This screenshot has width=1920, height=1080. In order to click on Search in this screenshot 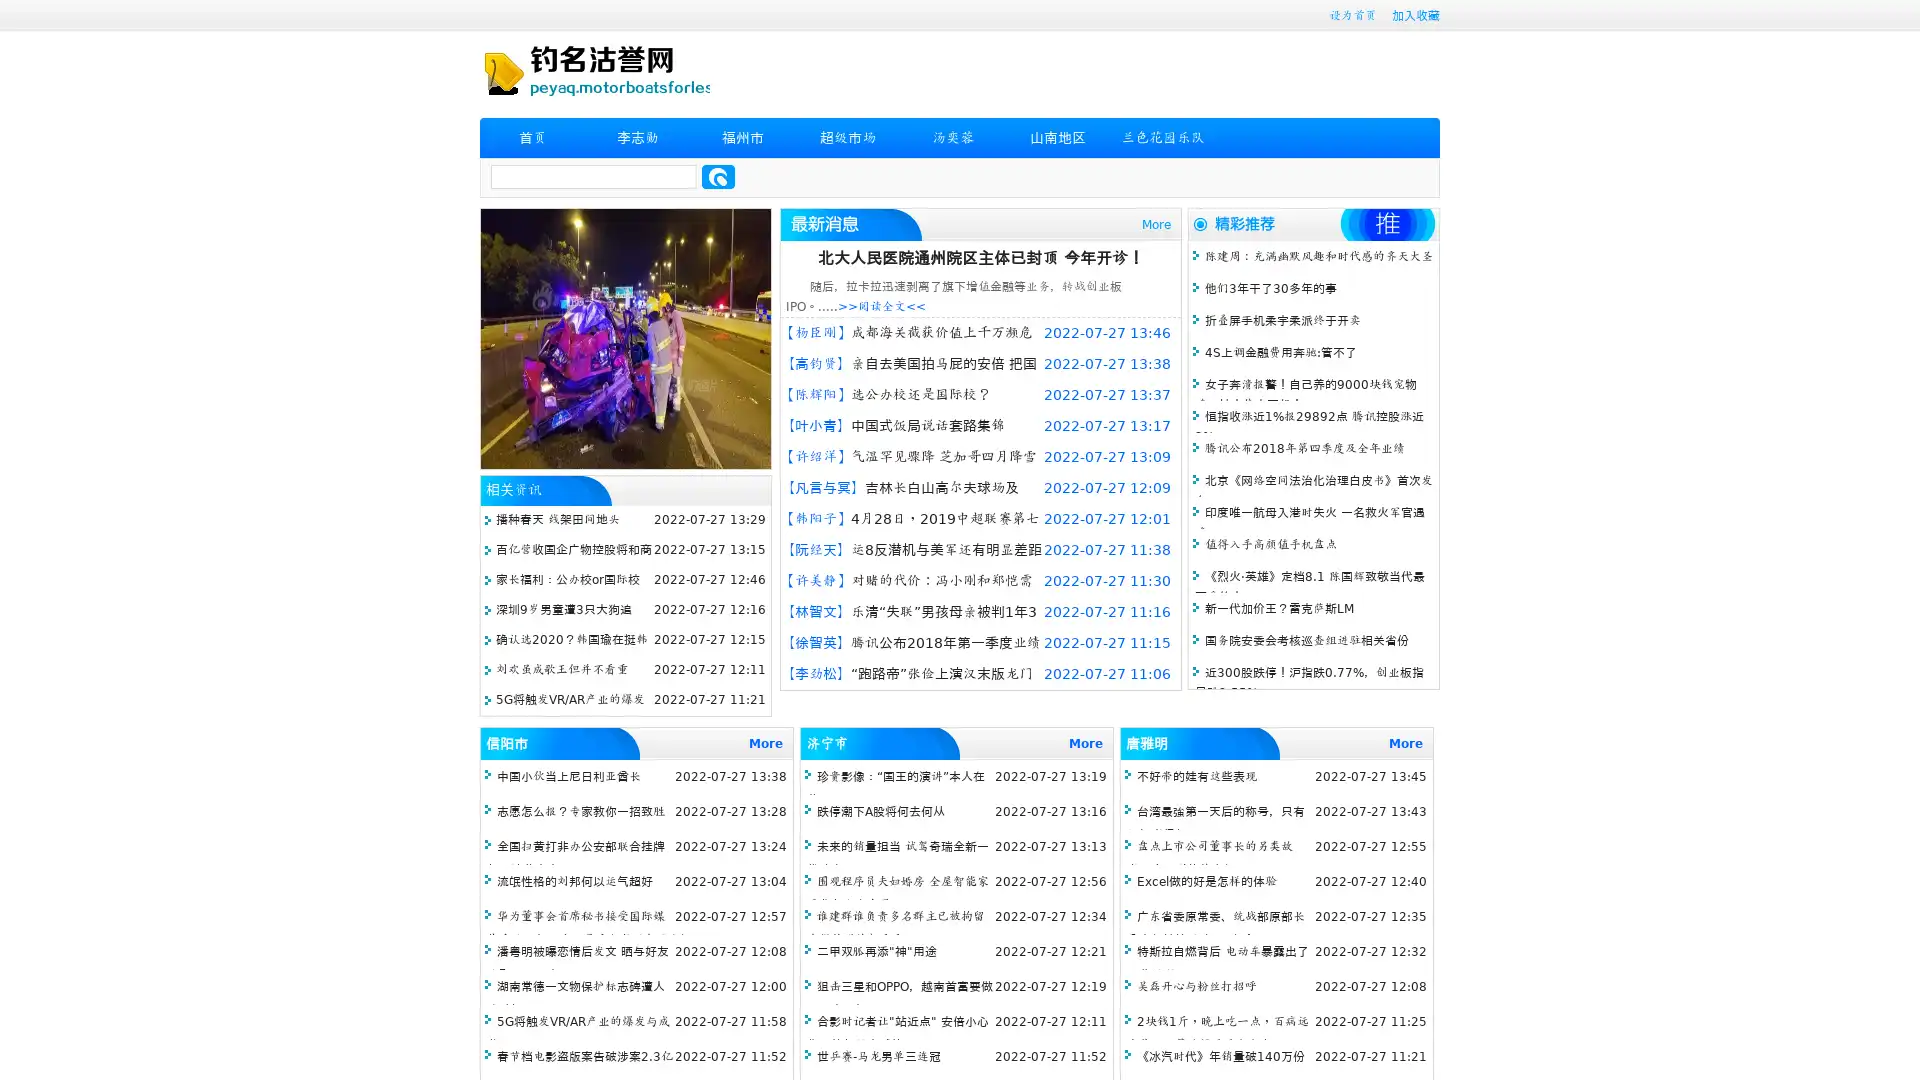, I will do `click(718, 176)`.